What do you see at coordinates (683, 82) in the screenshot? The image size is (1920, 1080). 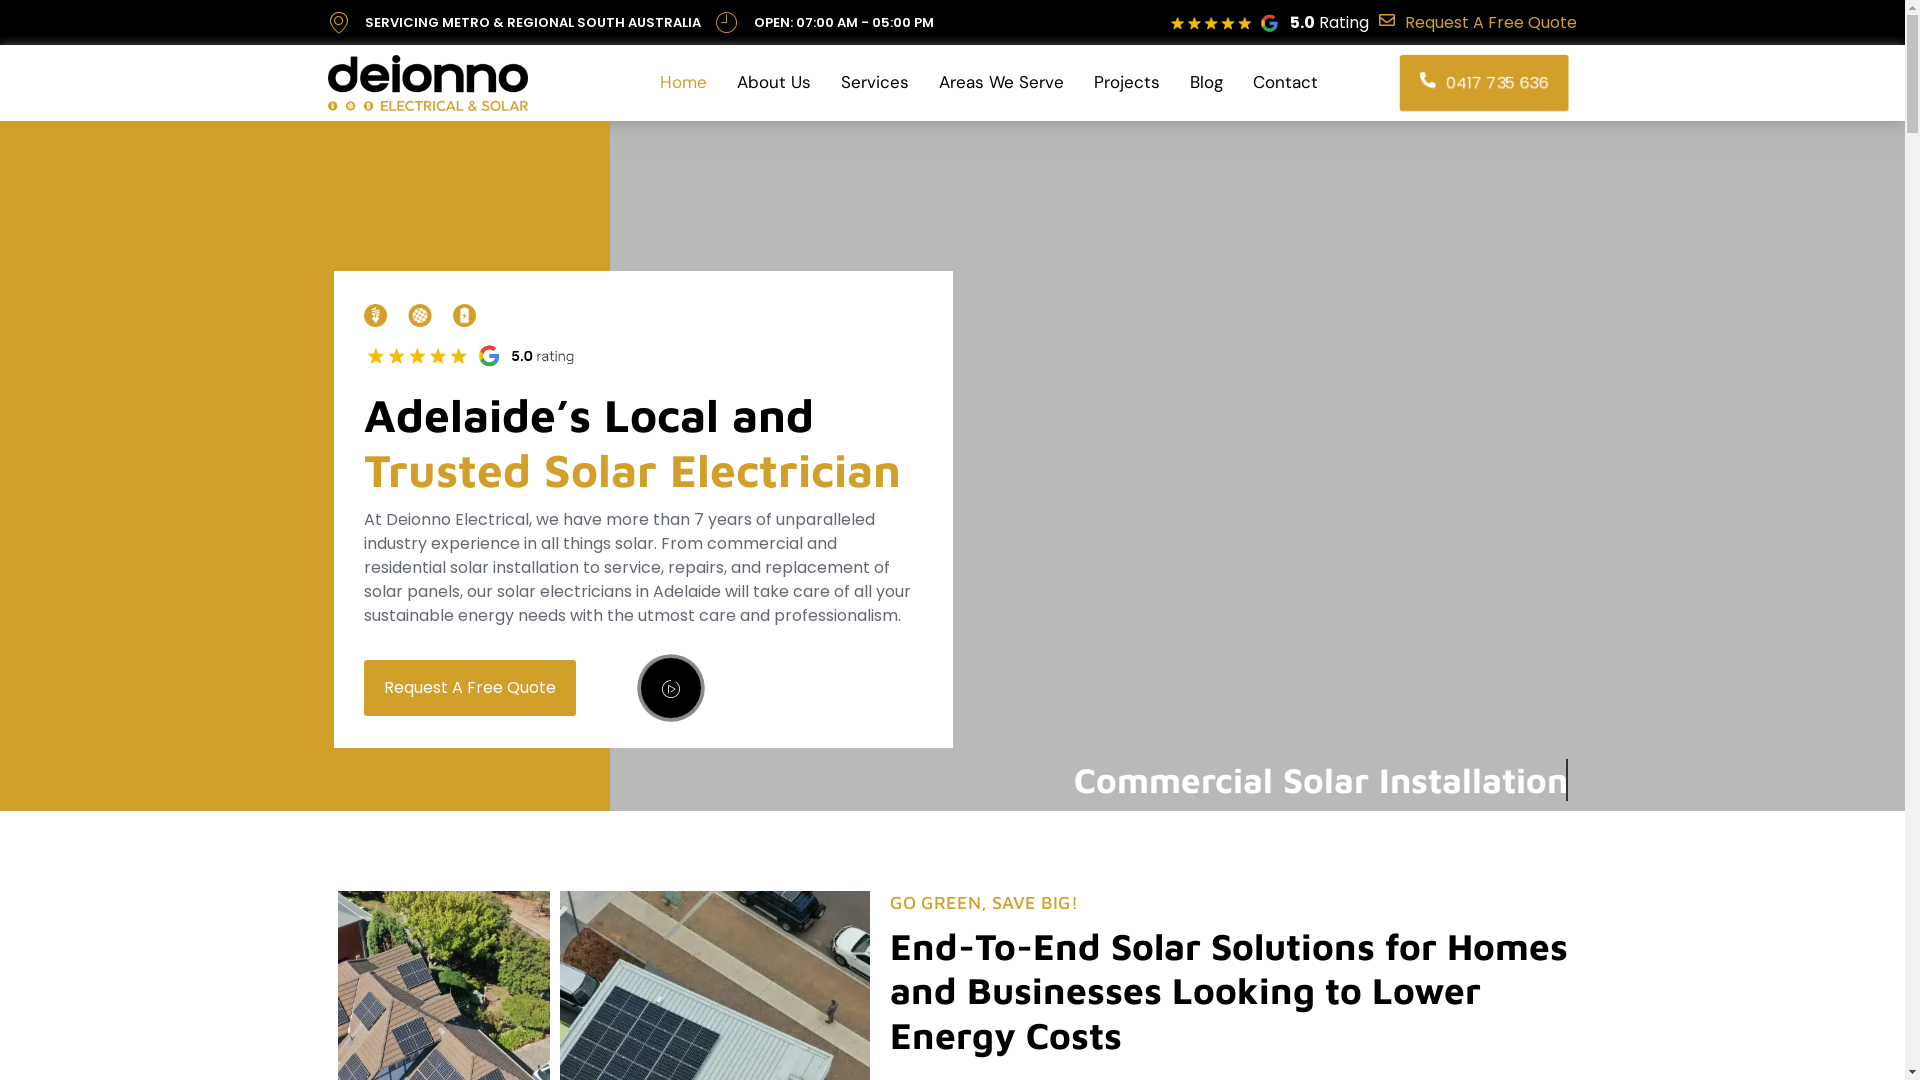 I see `'Home'` at bounding box center [683, 82].